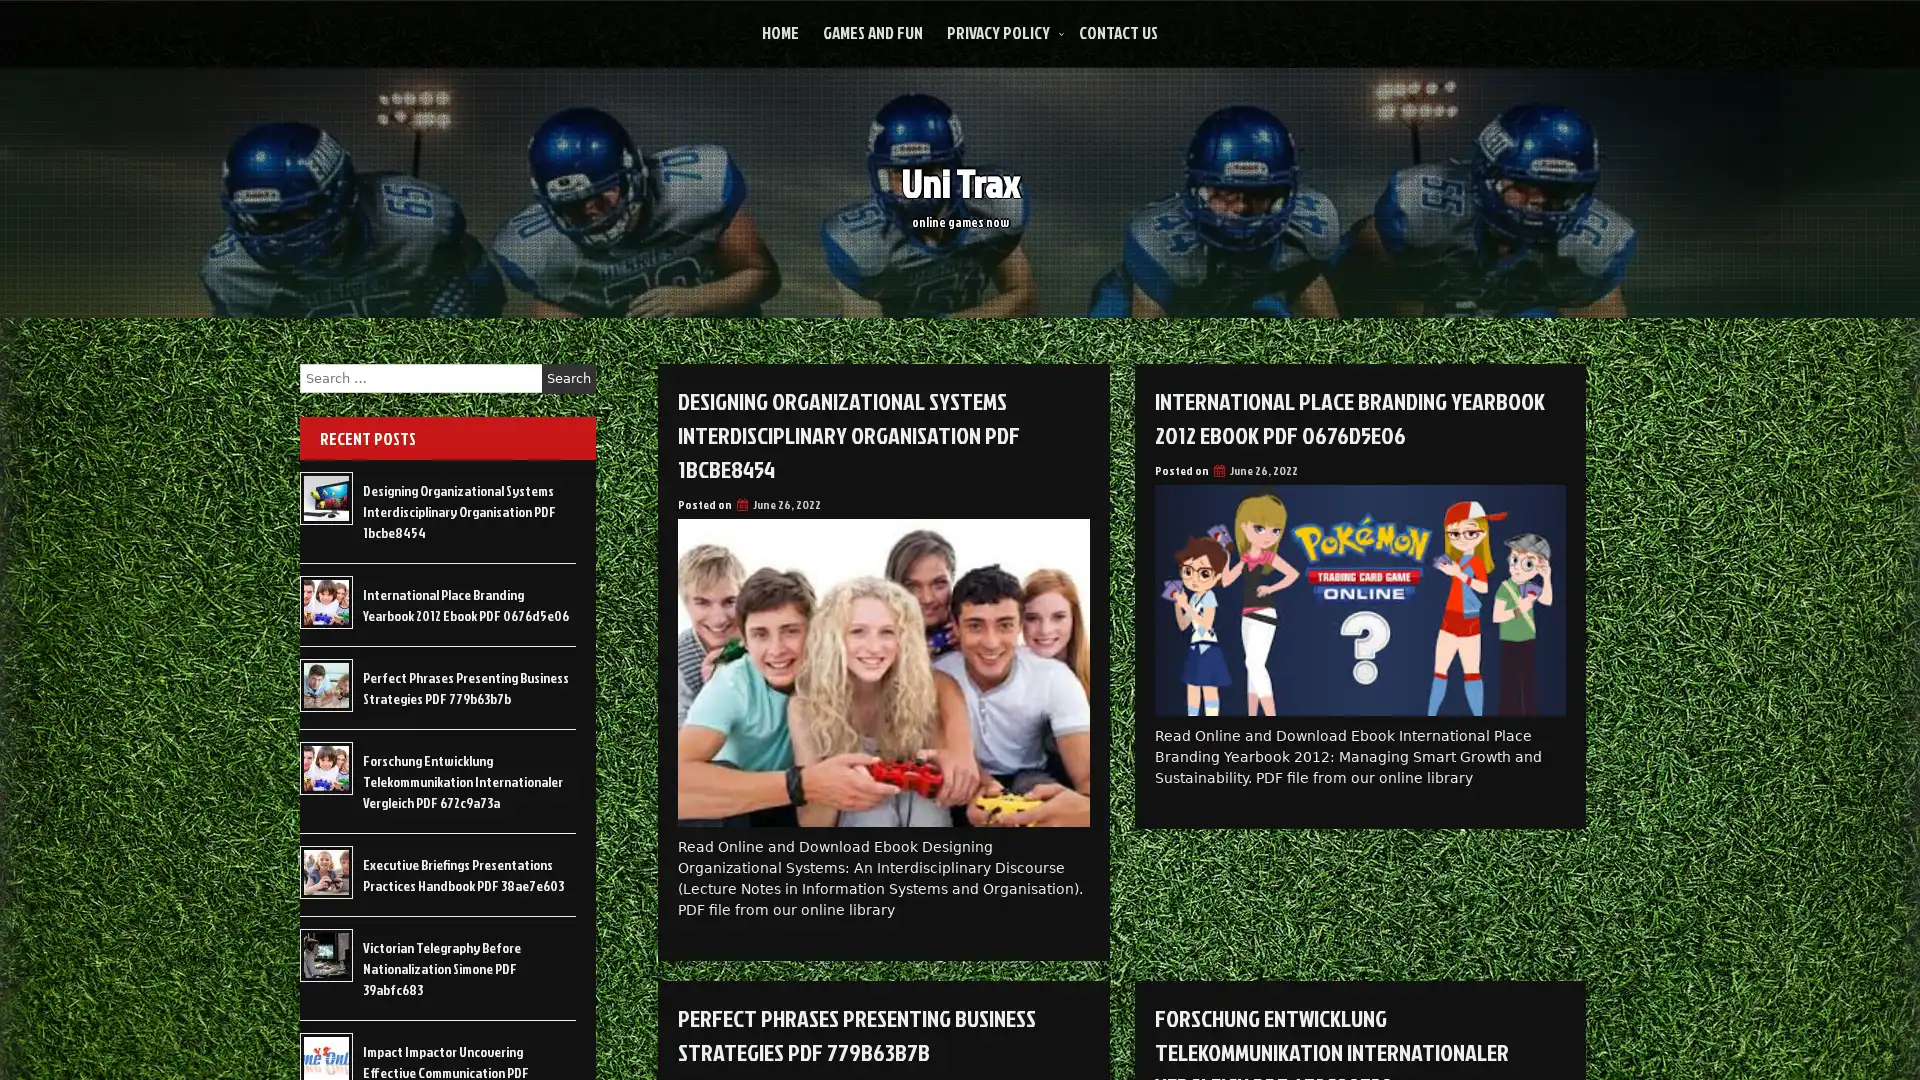  Describe the element at coordinates (568, 378) in the screenshot. I see `Search` at that location.